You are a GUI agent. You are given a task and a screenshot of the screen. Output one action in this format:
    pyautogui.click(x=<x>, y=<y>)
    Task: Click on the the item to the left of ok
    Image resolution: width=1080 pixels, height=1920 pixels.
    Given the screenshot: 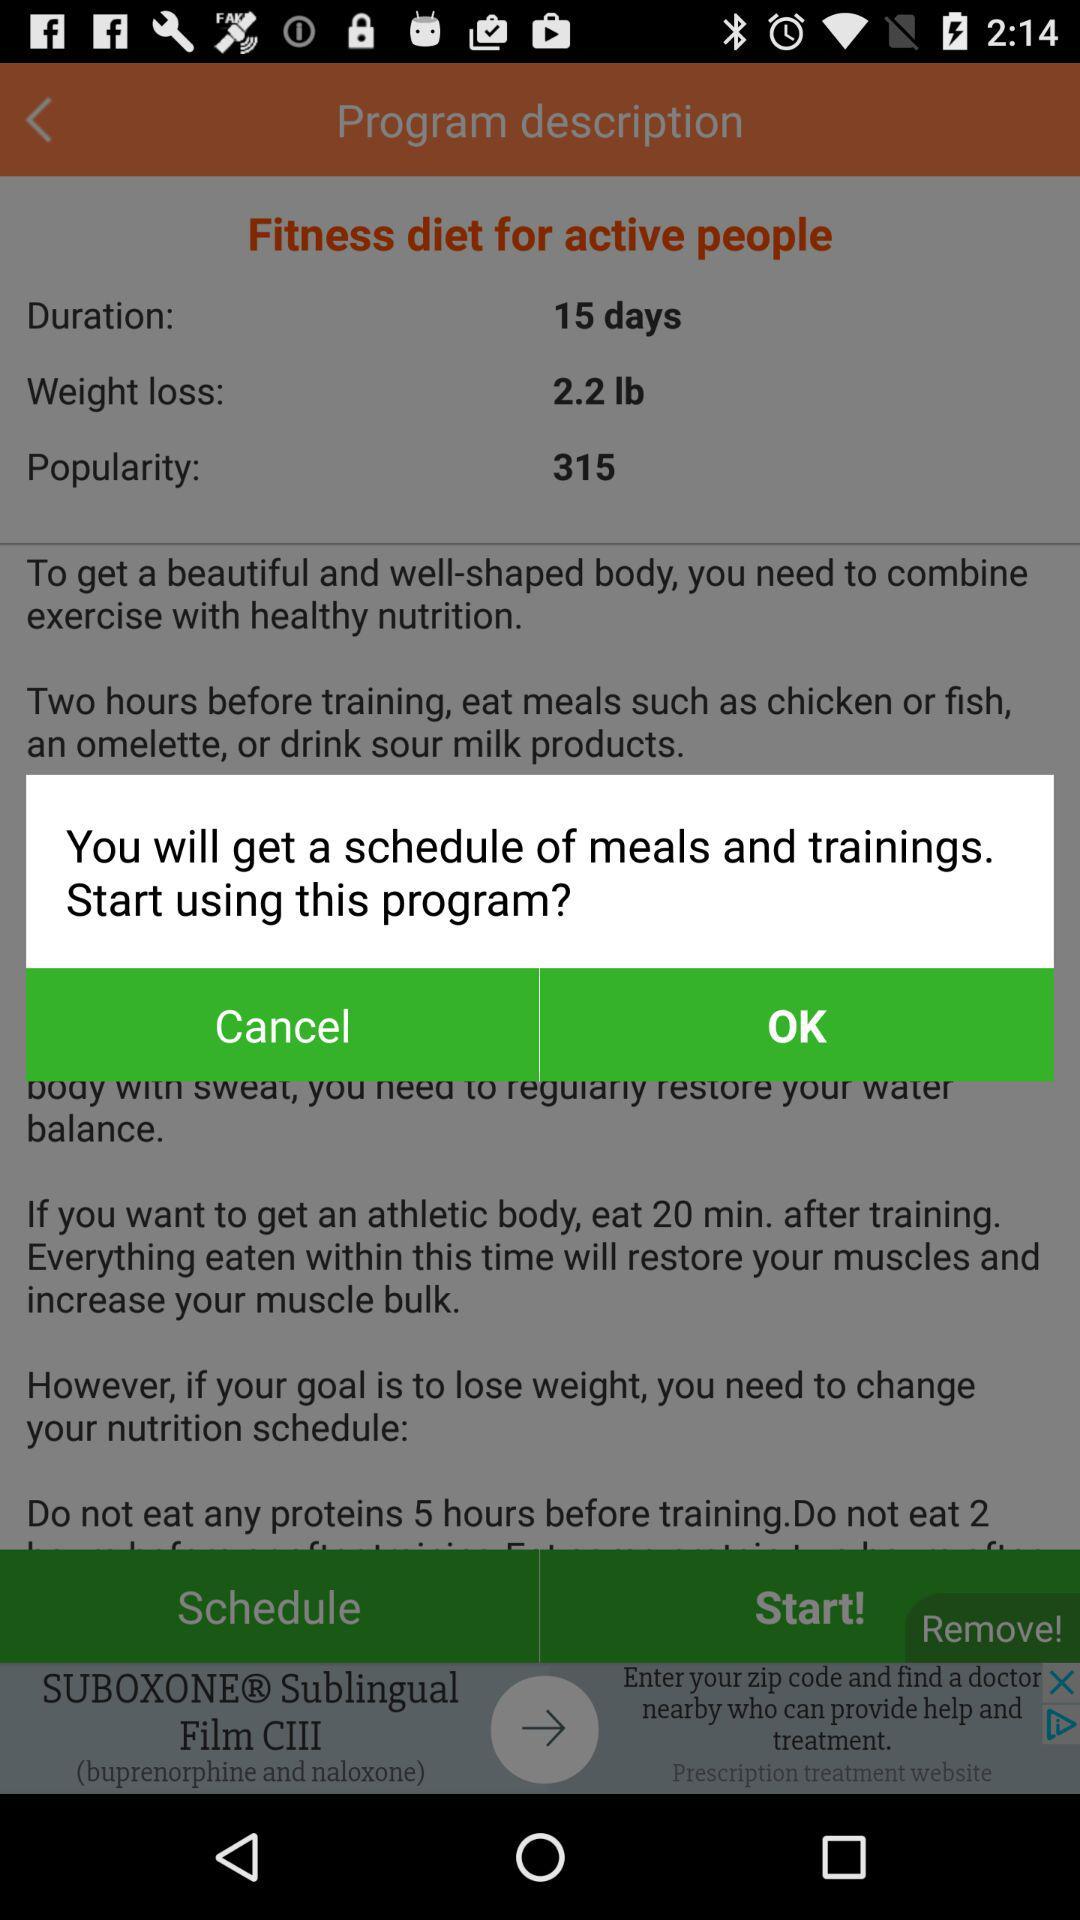 What is the action you would take?
    pyautogui.click(x=282, y=1024)
    